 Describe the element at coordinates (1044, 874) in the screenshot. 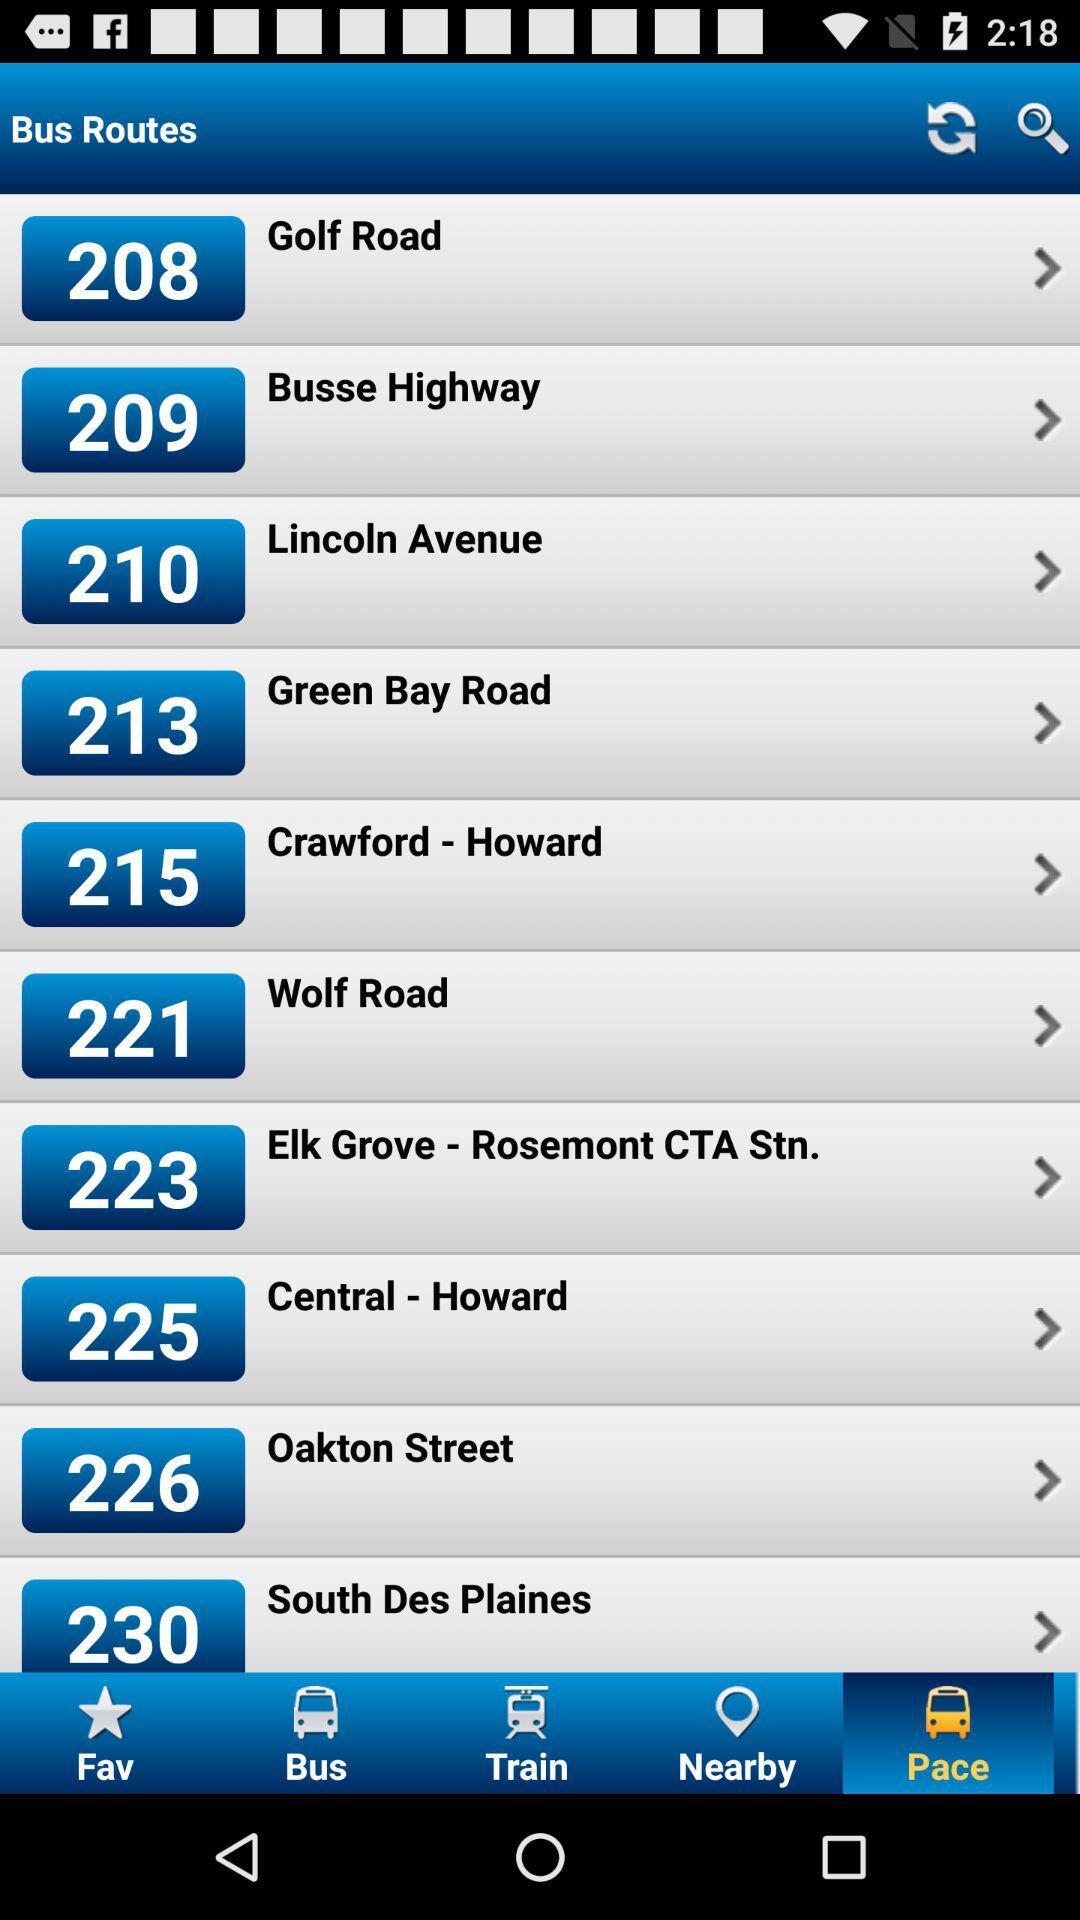

I see `the arrow which is left to text crawfordhoward` at that location.